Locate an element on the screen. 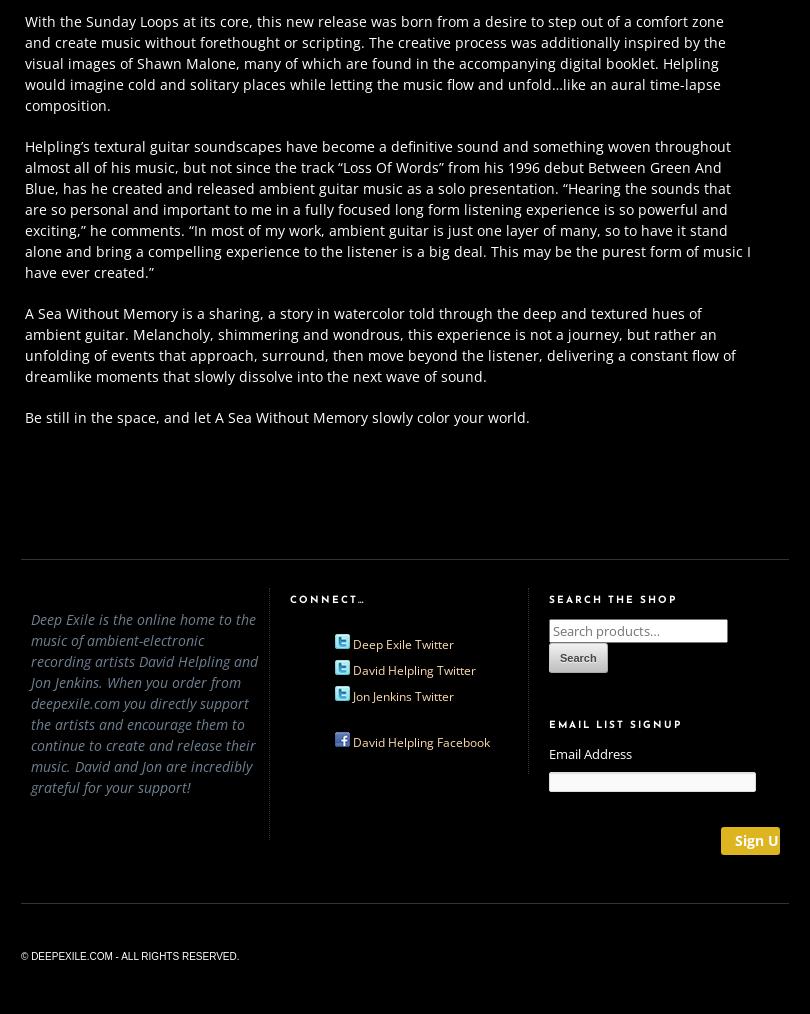  'Deep Exile Twitter' is located at coordinates (349, 643).